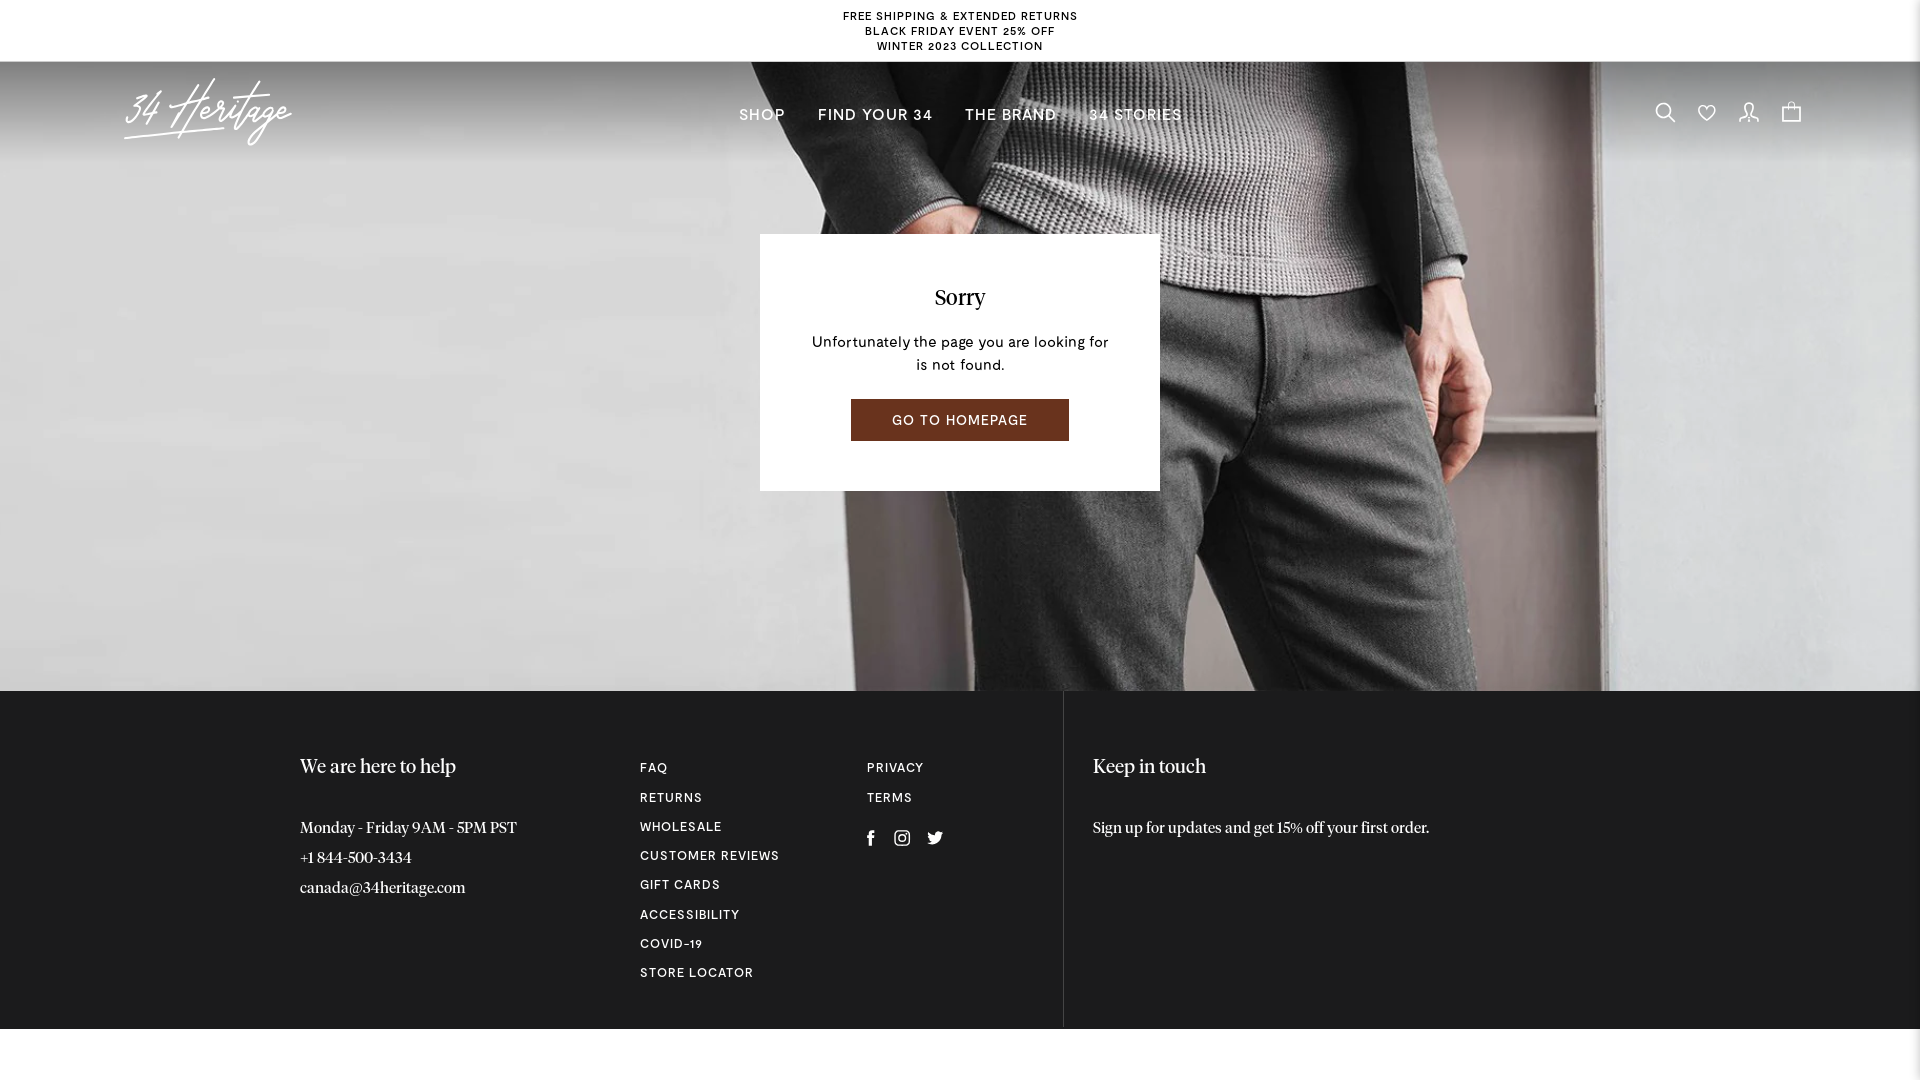 The image size is (1920, 1080). Describe the element at coordinates (958, 15) in the screenshot. I see `'FREE SHIPPING & EXTENDED RETURNS'` at that location.